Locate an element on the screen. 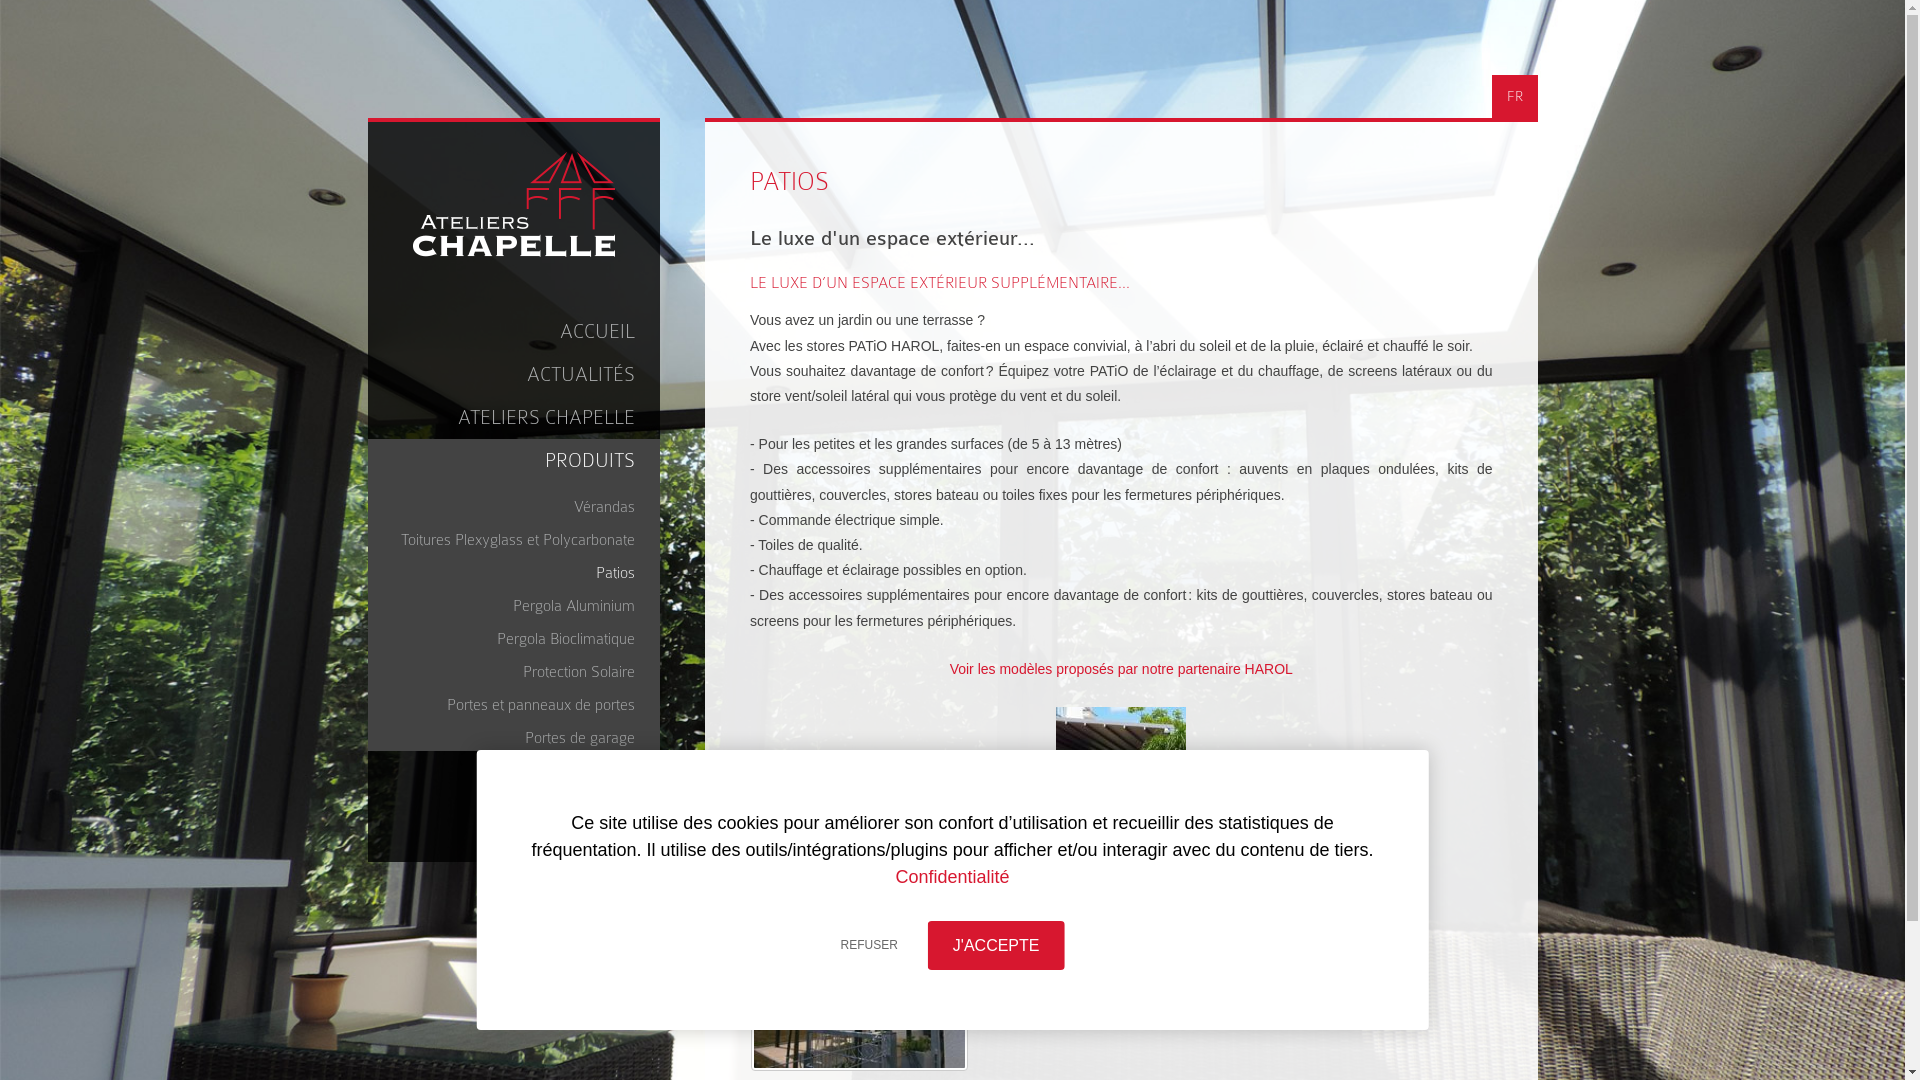 The height and width of the screenshot is (1080, 1920). 'Toitures Plexyglass et Polycarbonate' is located at coordinates (519, 535).